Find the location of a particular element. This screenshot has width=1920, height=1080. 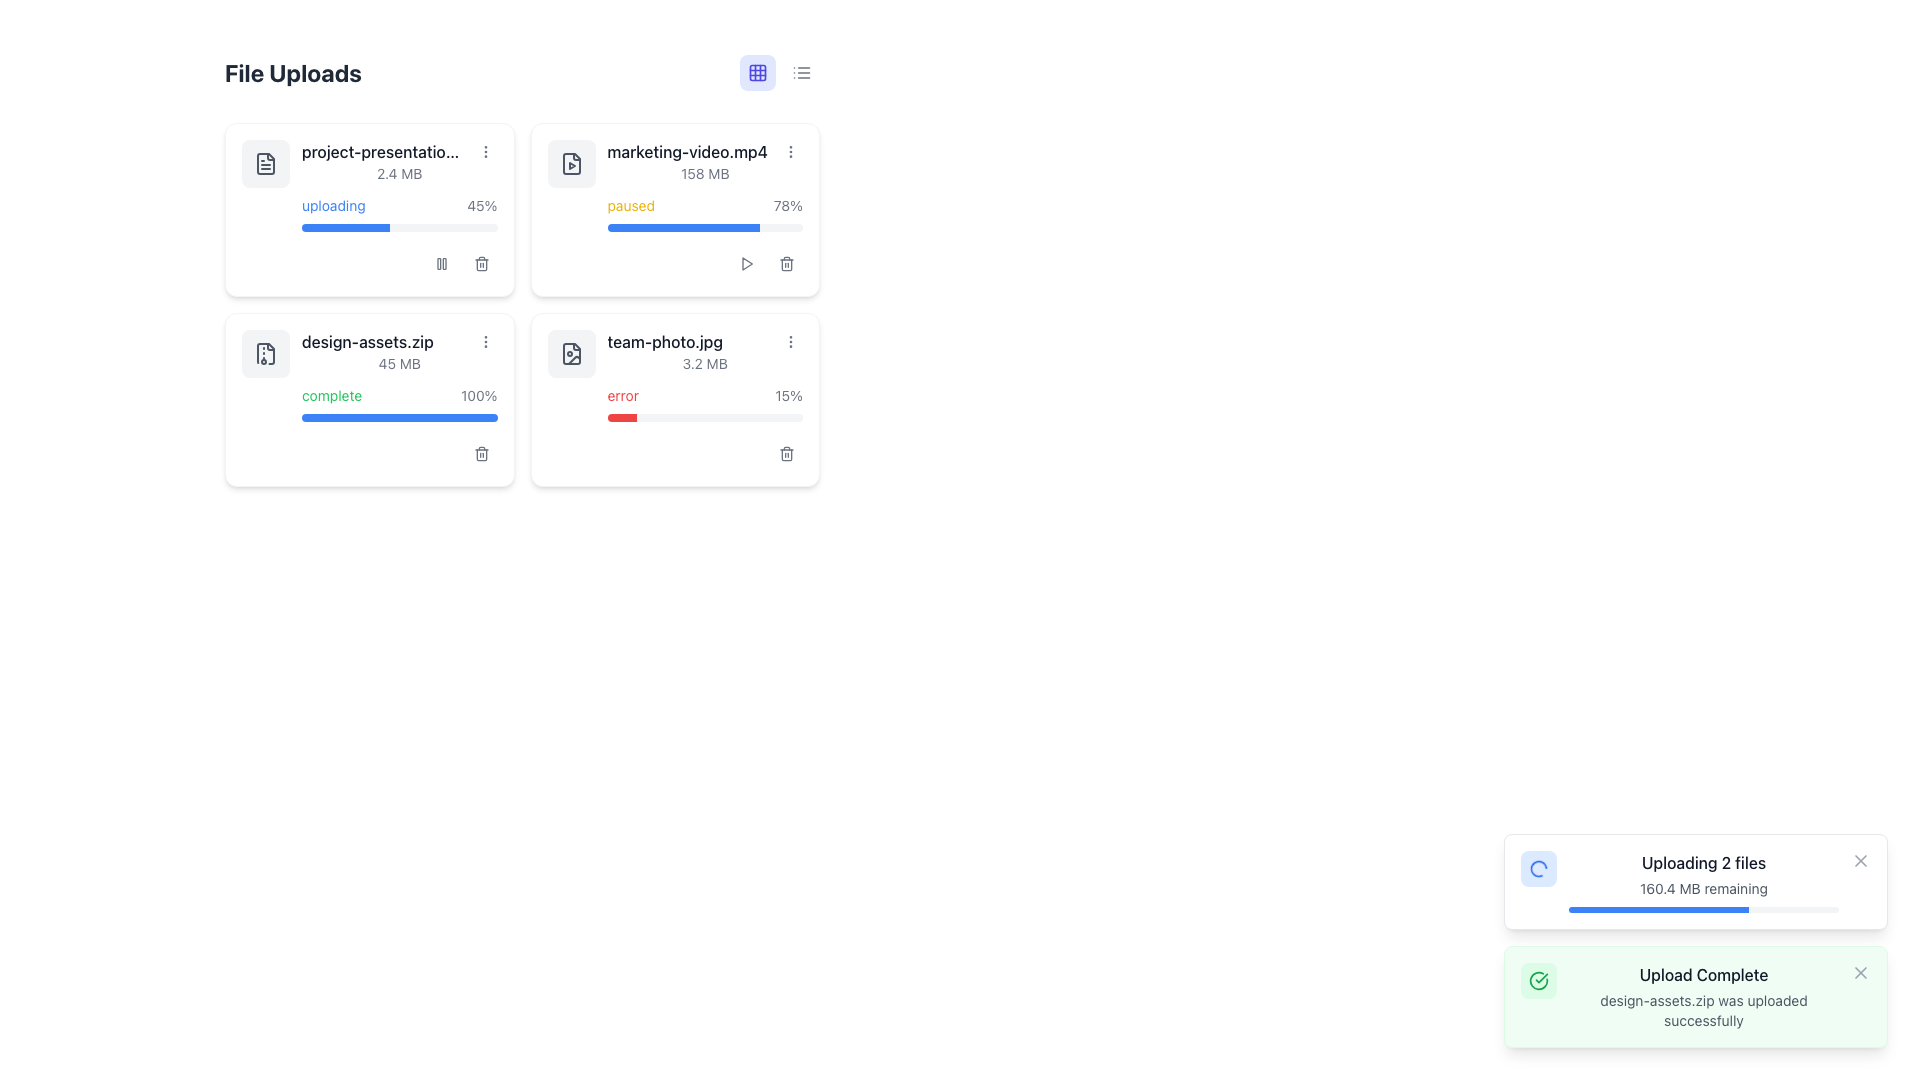

the progress bar located below the text '160.4 MB remaining' and under the section 'Uploading 2 files' within the 'Uploading 2 files' UI card is located at coordinates (1703, 910).